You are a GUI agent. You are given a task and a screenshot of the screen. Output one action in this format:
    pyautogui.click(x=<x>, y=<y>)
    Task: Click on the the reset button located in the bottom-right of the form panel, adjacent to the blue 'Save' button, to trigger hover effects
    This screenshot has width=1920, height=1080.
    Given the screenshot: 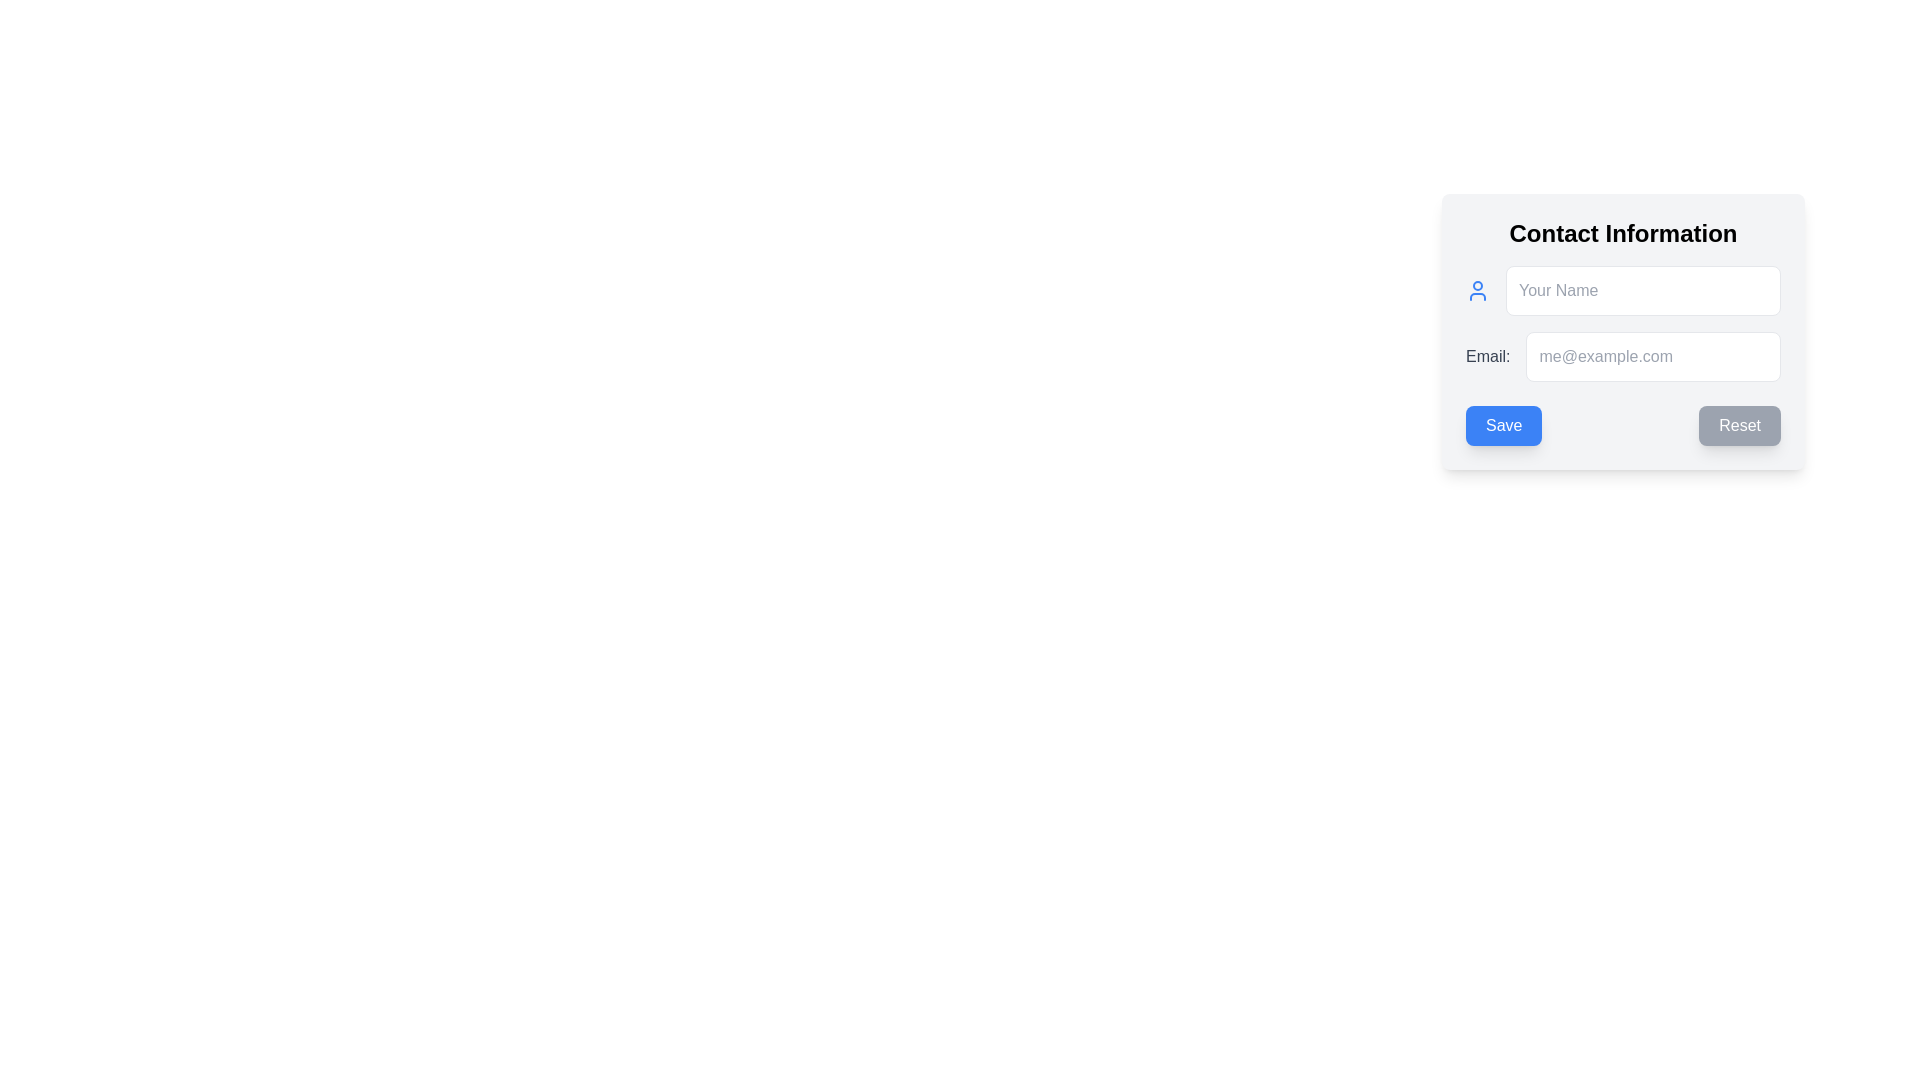 What is the action you would take?
    pyautogui.click(x=1739, y=424)
    